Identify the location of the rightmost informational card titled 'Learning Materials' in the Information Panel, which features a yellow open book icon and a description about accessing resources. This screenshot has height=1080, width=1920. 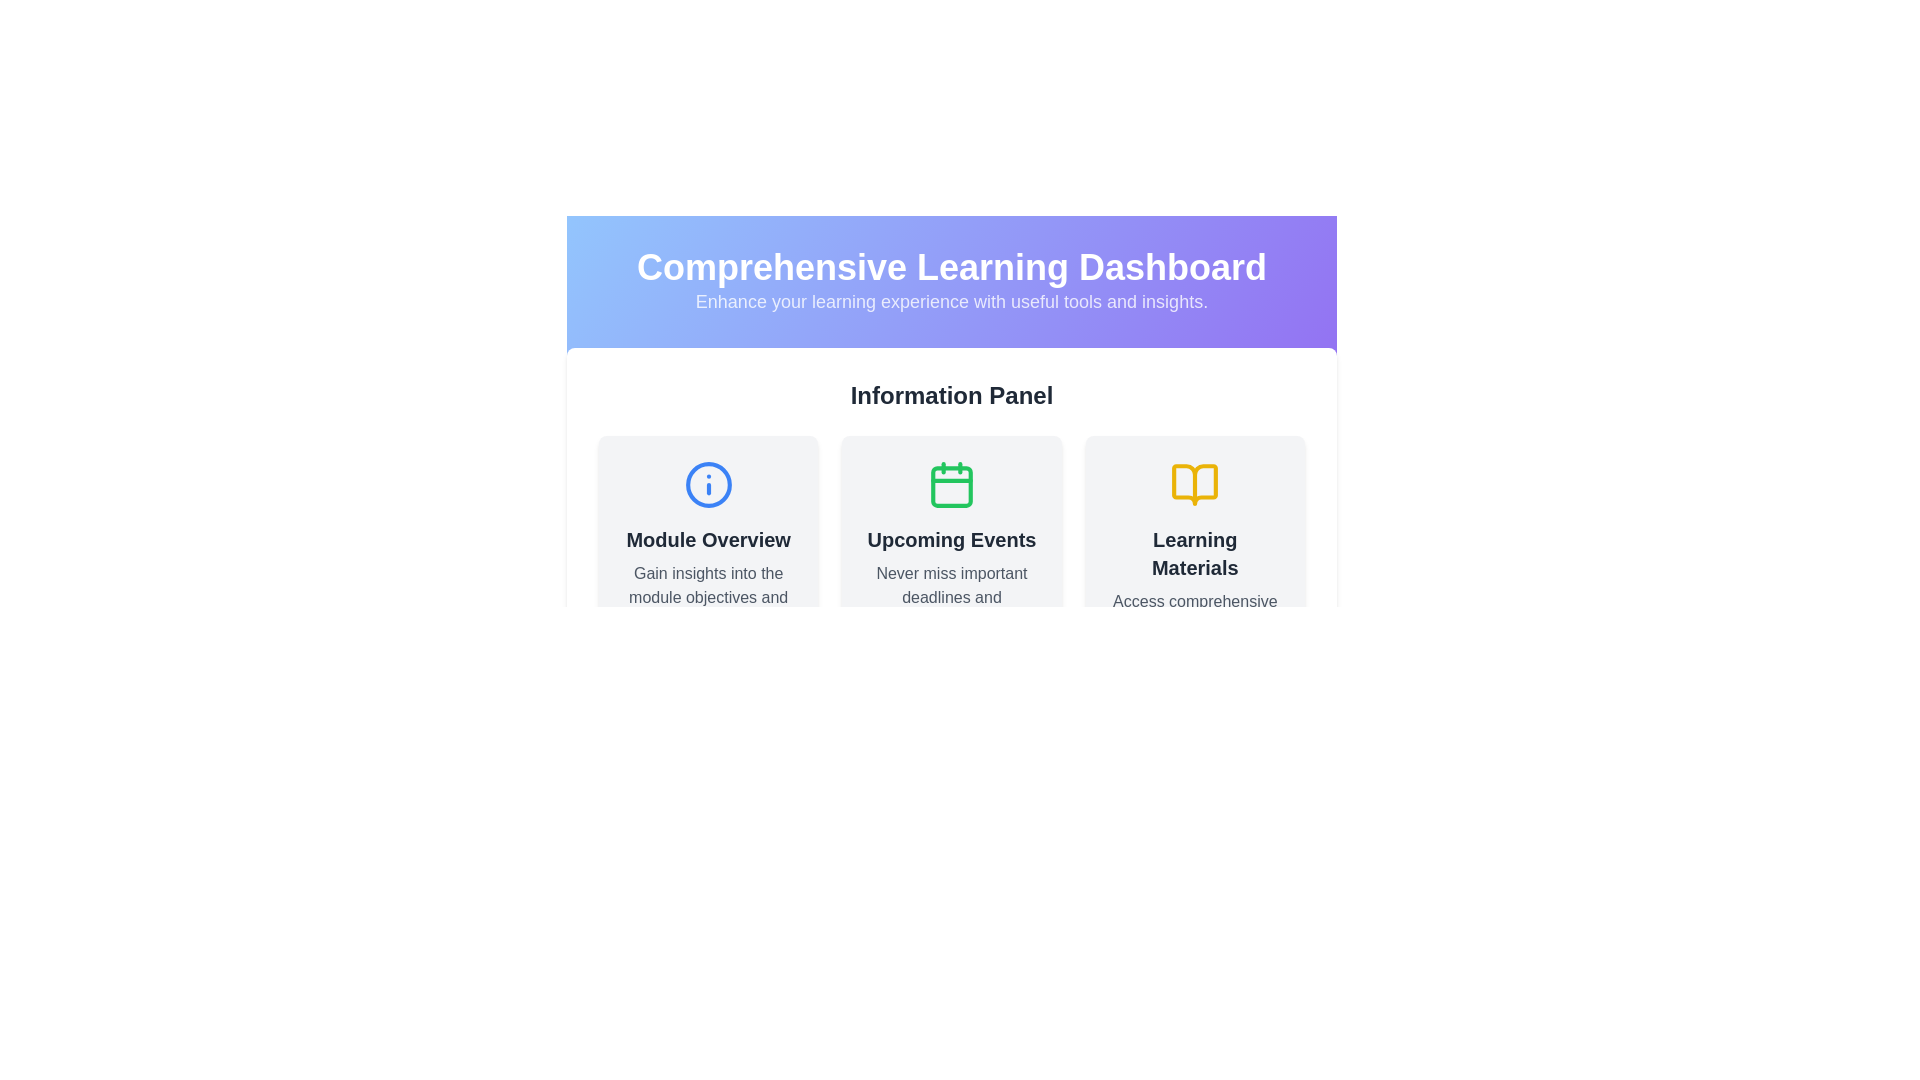
(1195, 560).